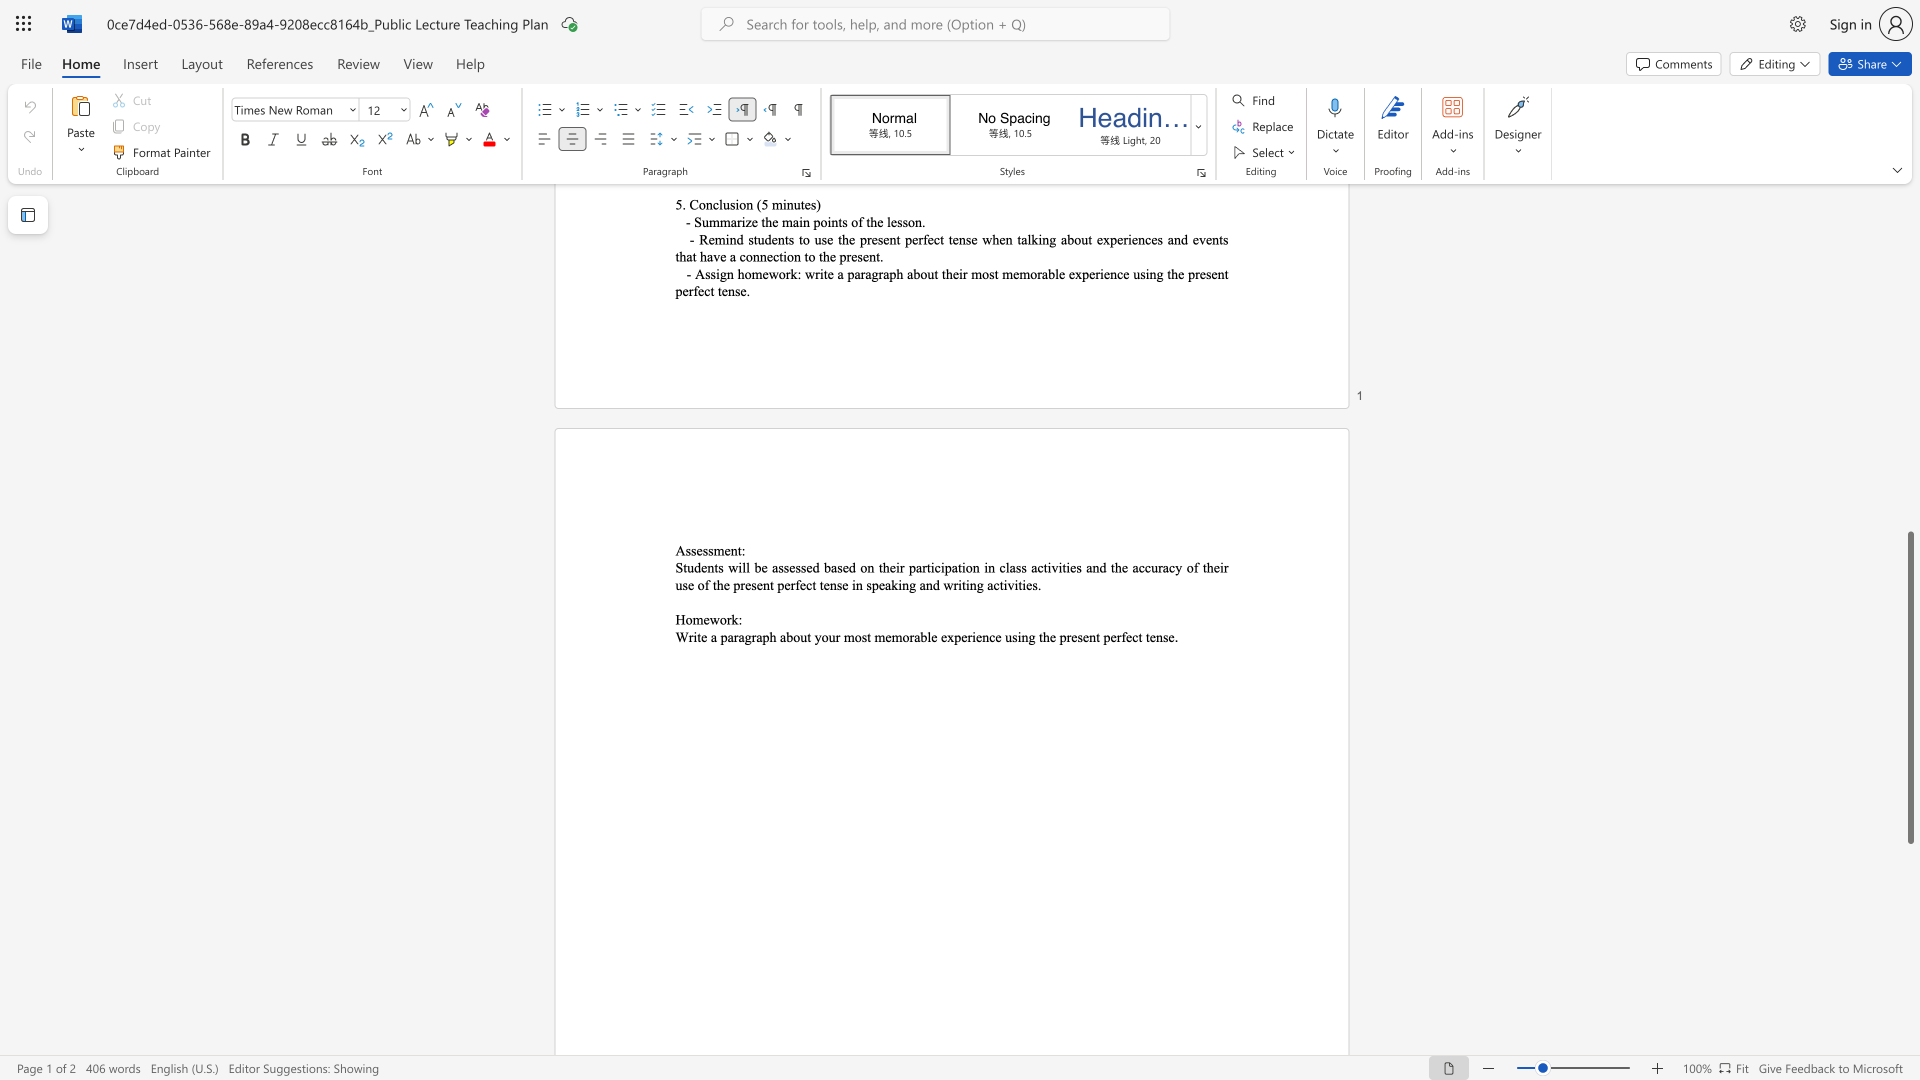  I want to click on the subset text "graph about your most memorable experience using the present perfect ten" within the text "Write a paragraph about your most memorable experience using the present perfect tense", so click(743, 637).